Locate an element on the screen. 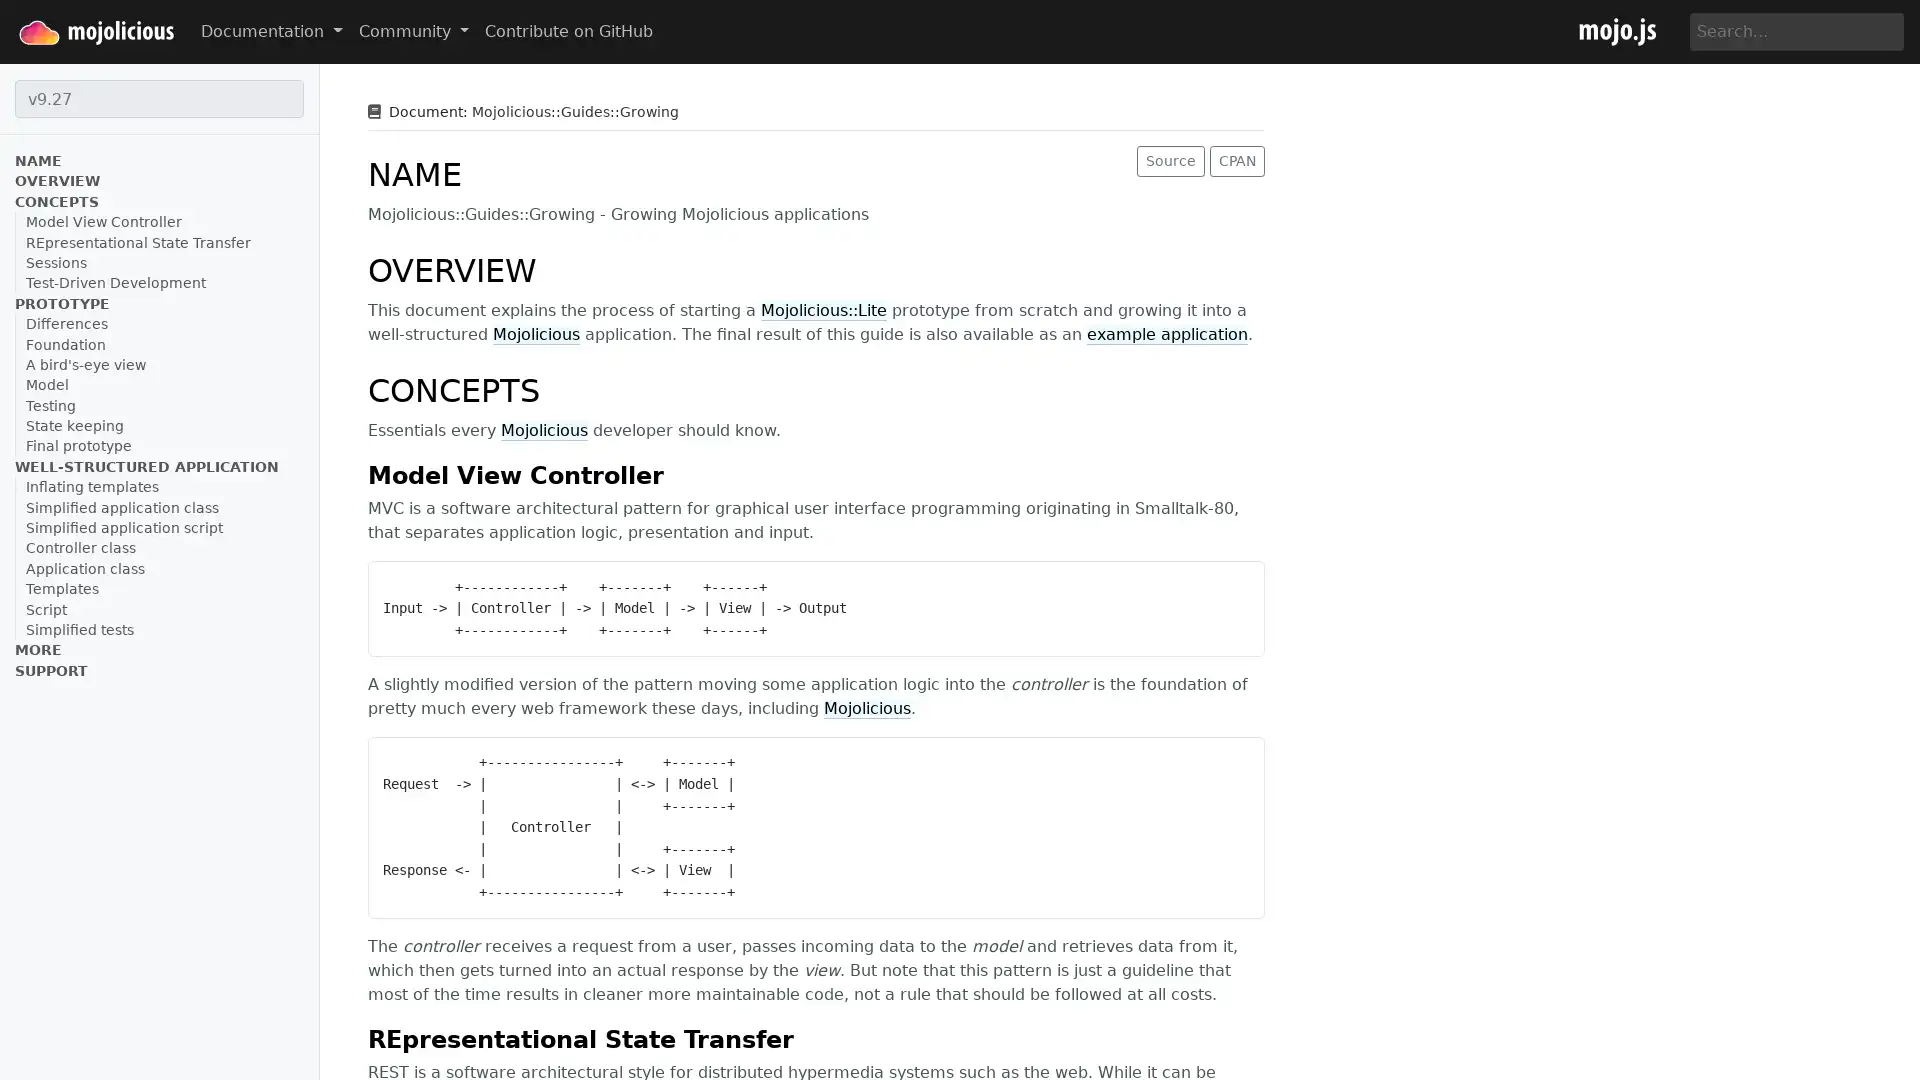 Image resolution: width=1920 pixels, height=1080 pixels. Source is located at coordinates (1171, 159).